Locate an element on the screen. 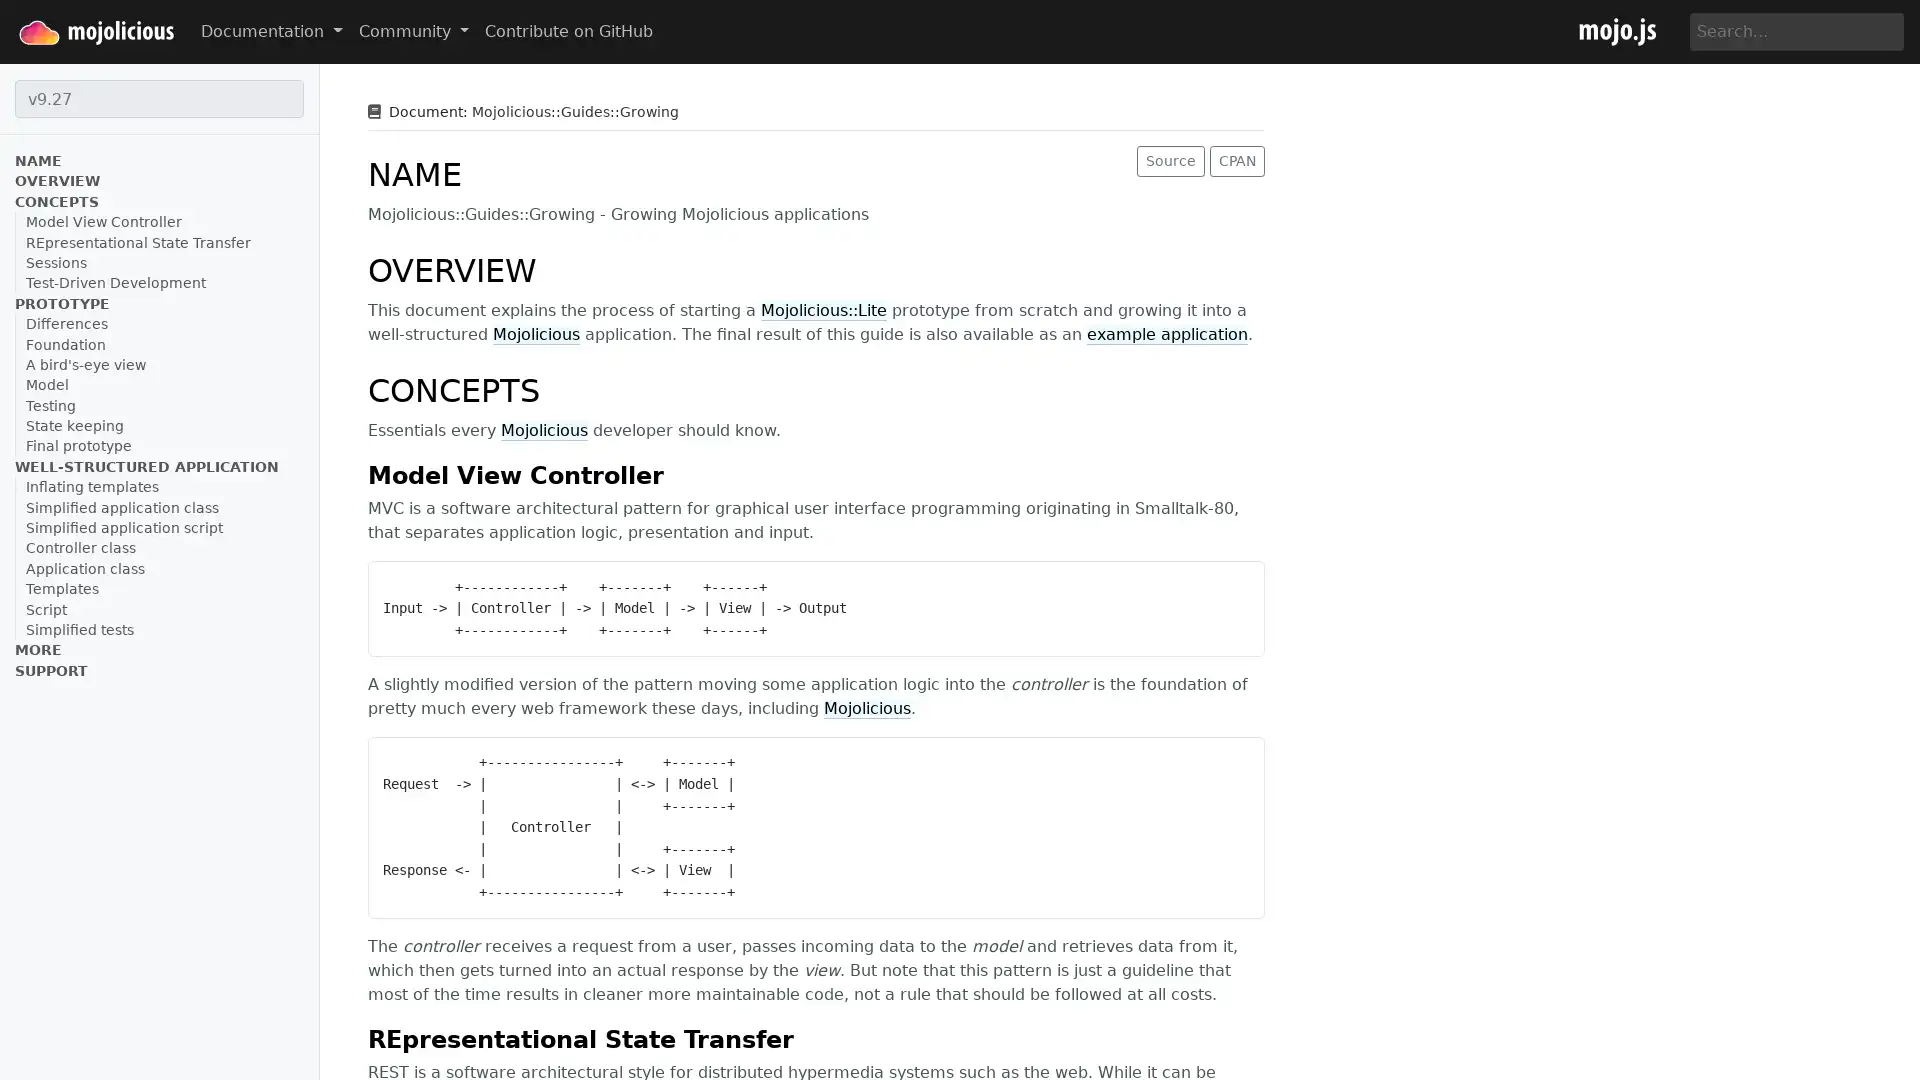 Image resolution: width=1920 pixels, height=1080 pixels. Source is located at coordinates (1171, 159).